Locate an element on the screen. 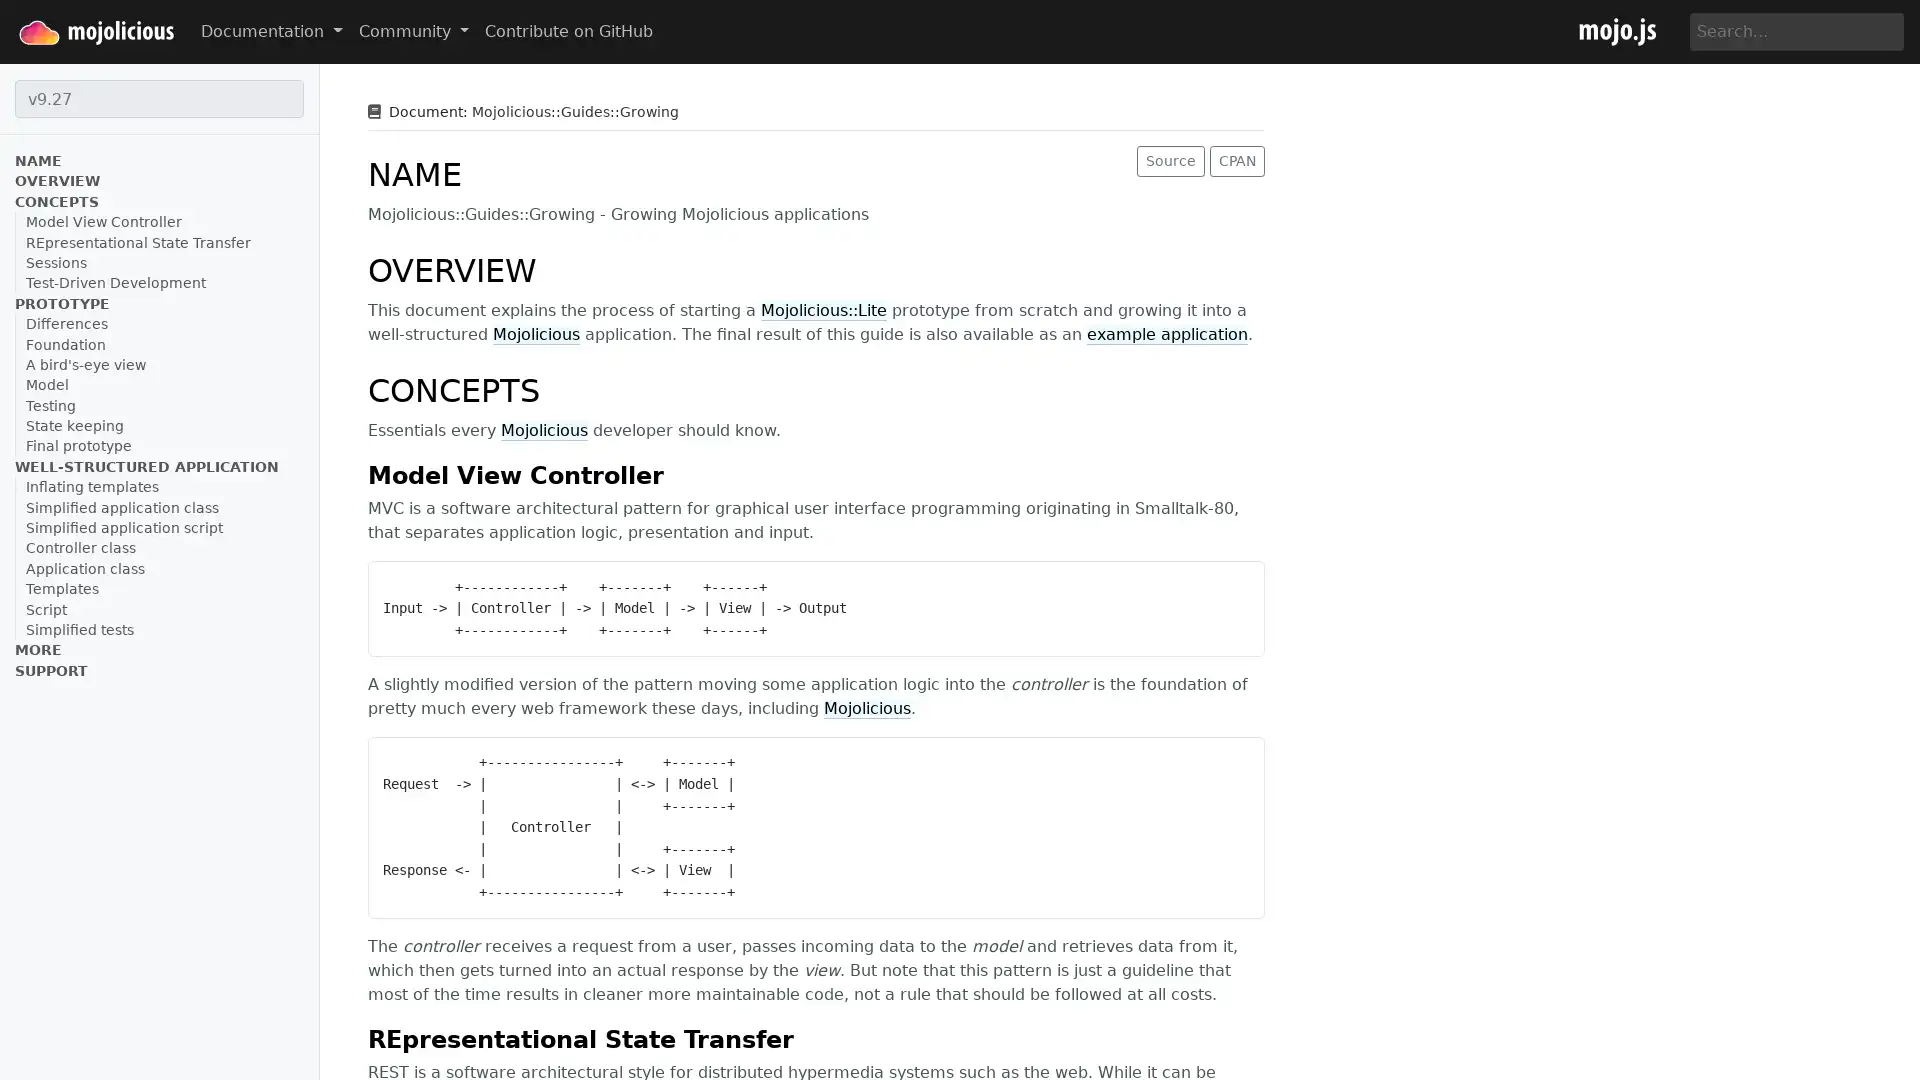 Image resolution: width=1920 pixels, height=1080 pixels. Source is located at coordinates (1171, 159).